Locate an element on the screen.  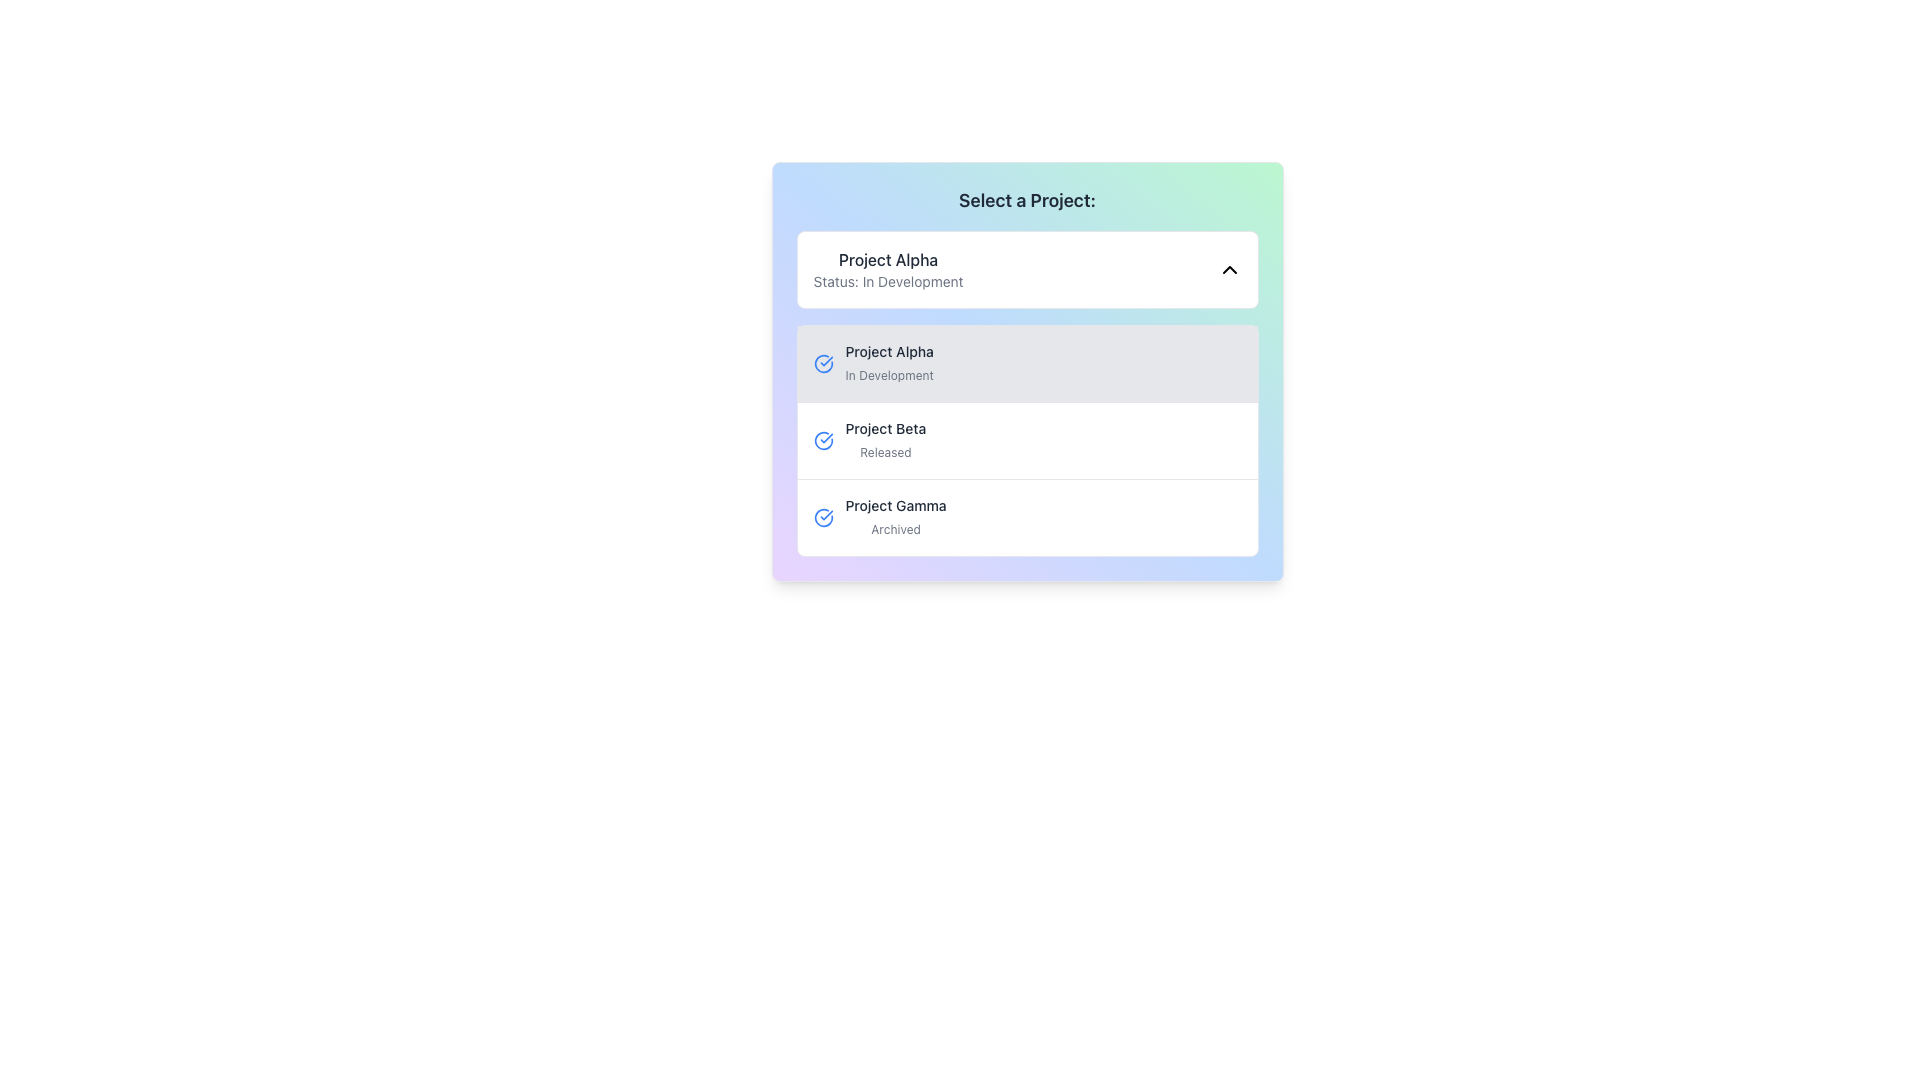
on the text block displaying 'Project Alpha' with the status 'In Development' in the selection list under 'Select a Project:' is located at coordinates (888, 363).